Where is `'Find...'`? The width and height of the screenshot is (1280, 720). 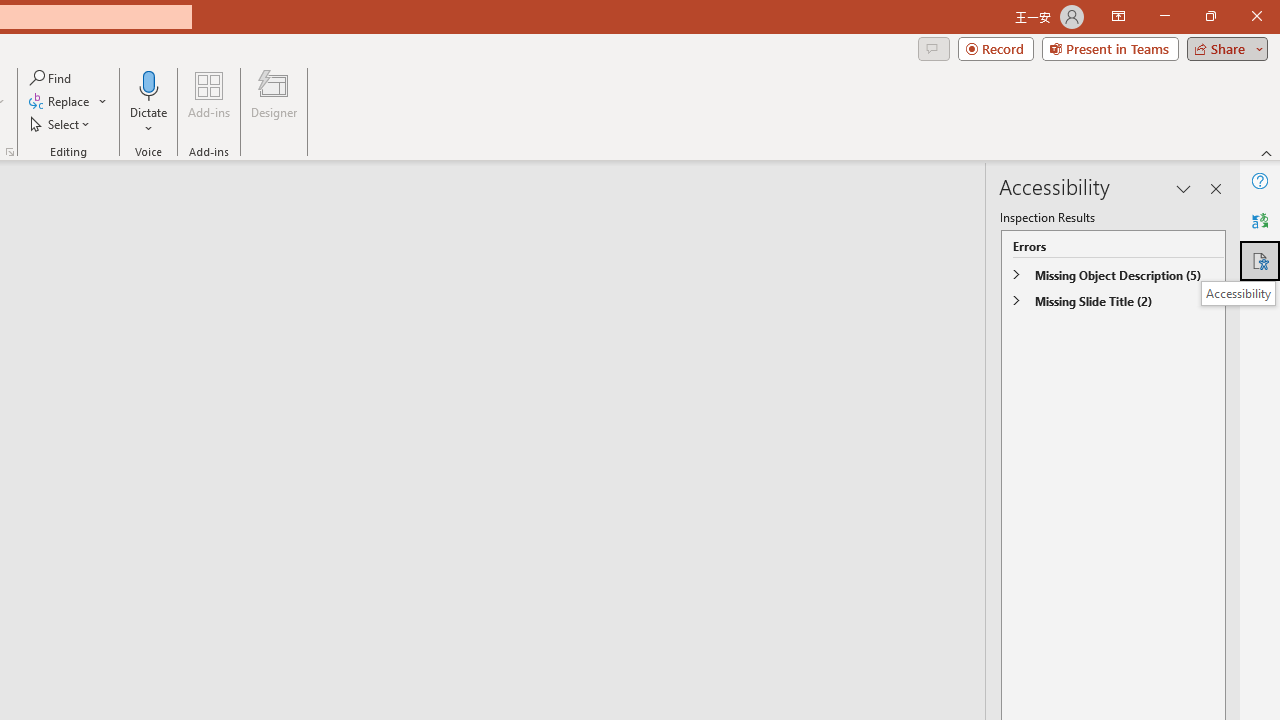
'Find...' is located at coordinates (51, 77).